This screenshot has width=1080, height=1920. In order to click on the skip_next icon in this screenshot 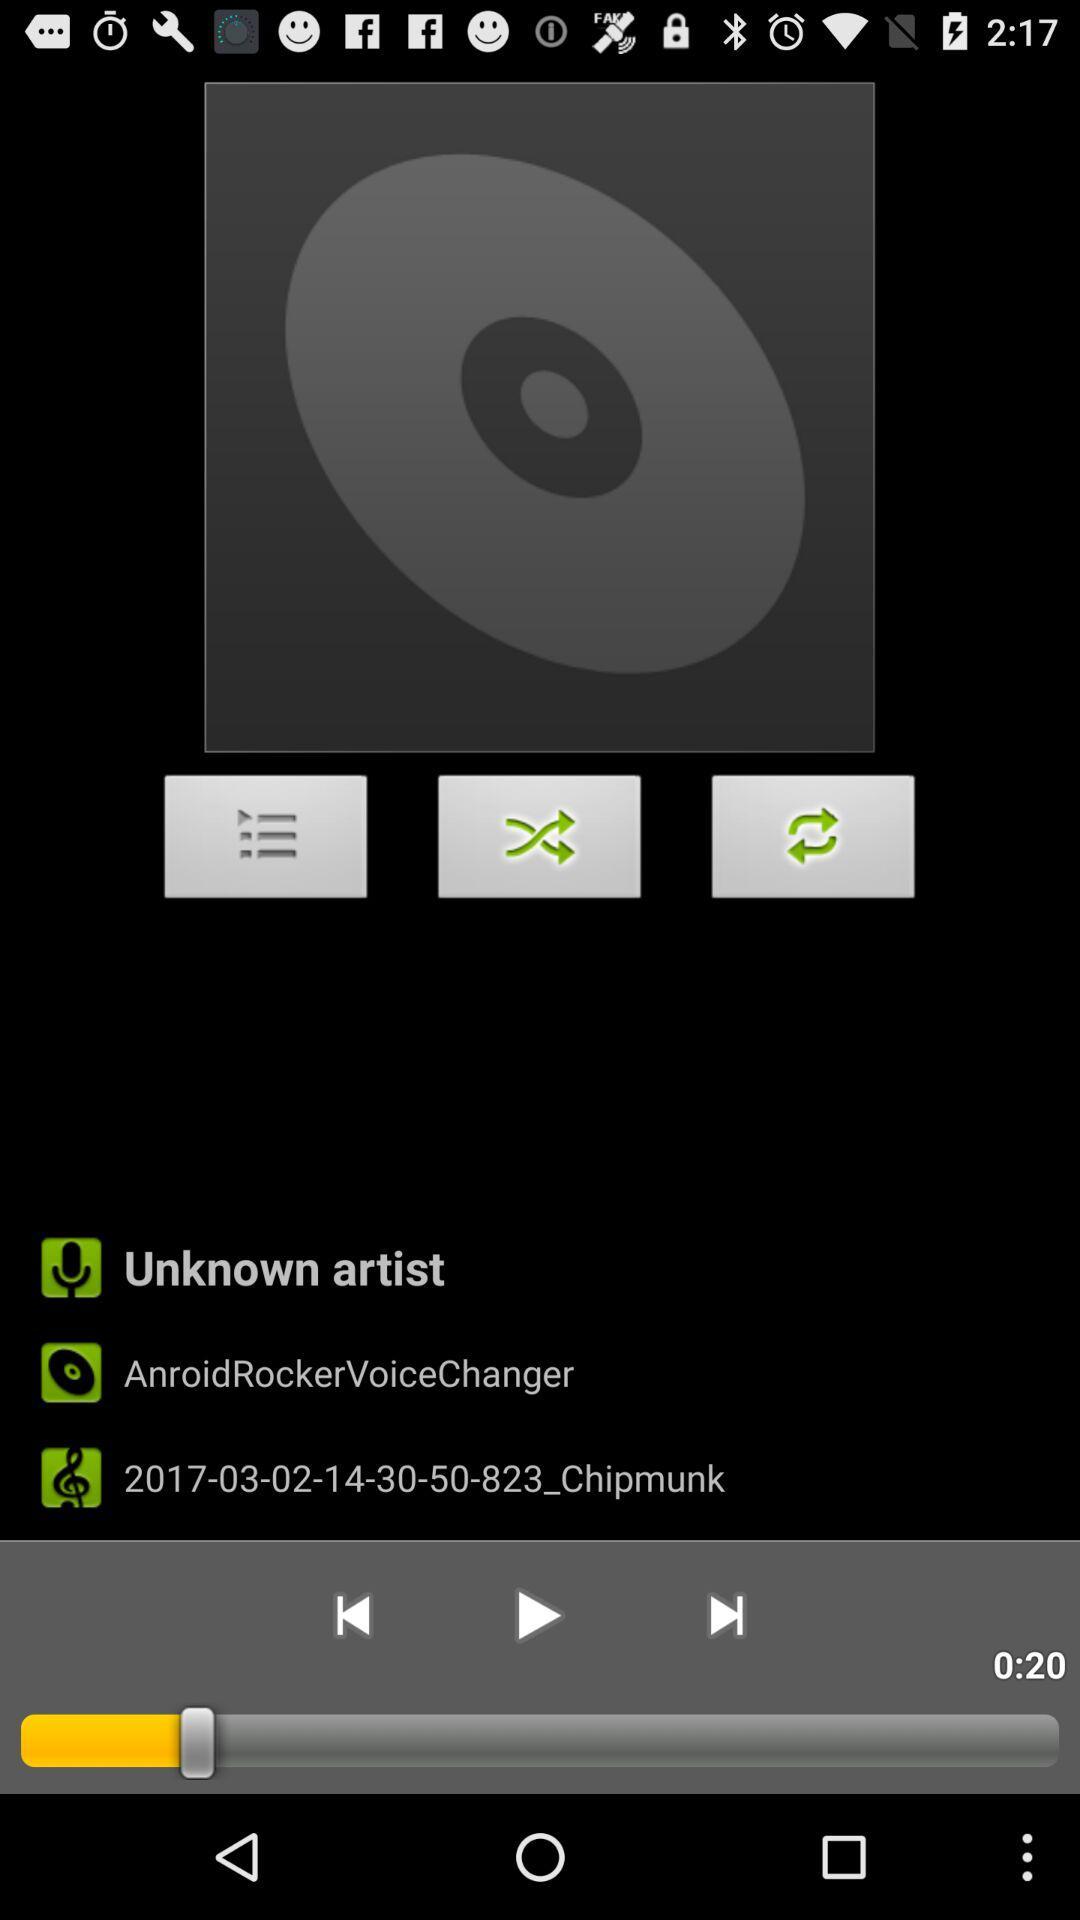, I will do `click(726, 1727)`.